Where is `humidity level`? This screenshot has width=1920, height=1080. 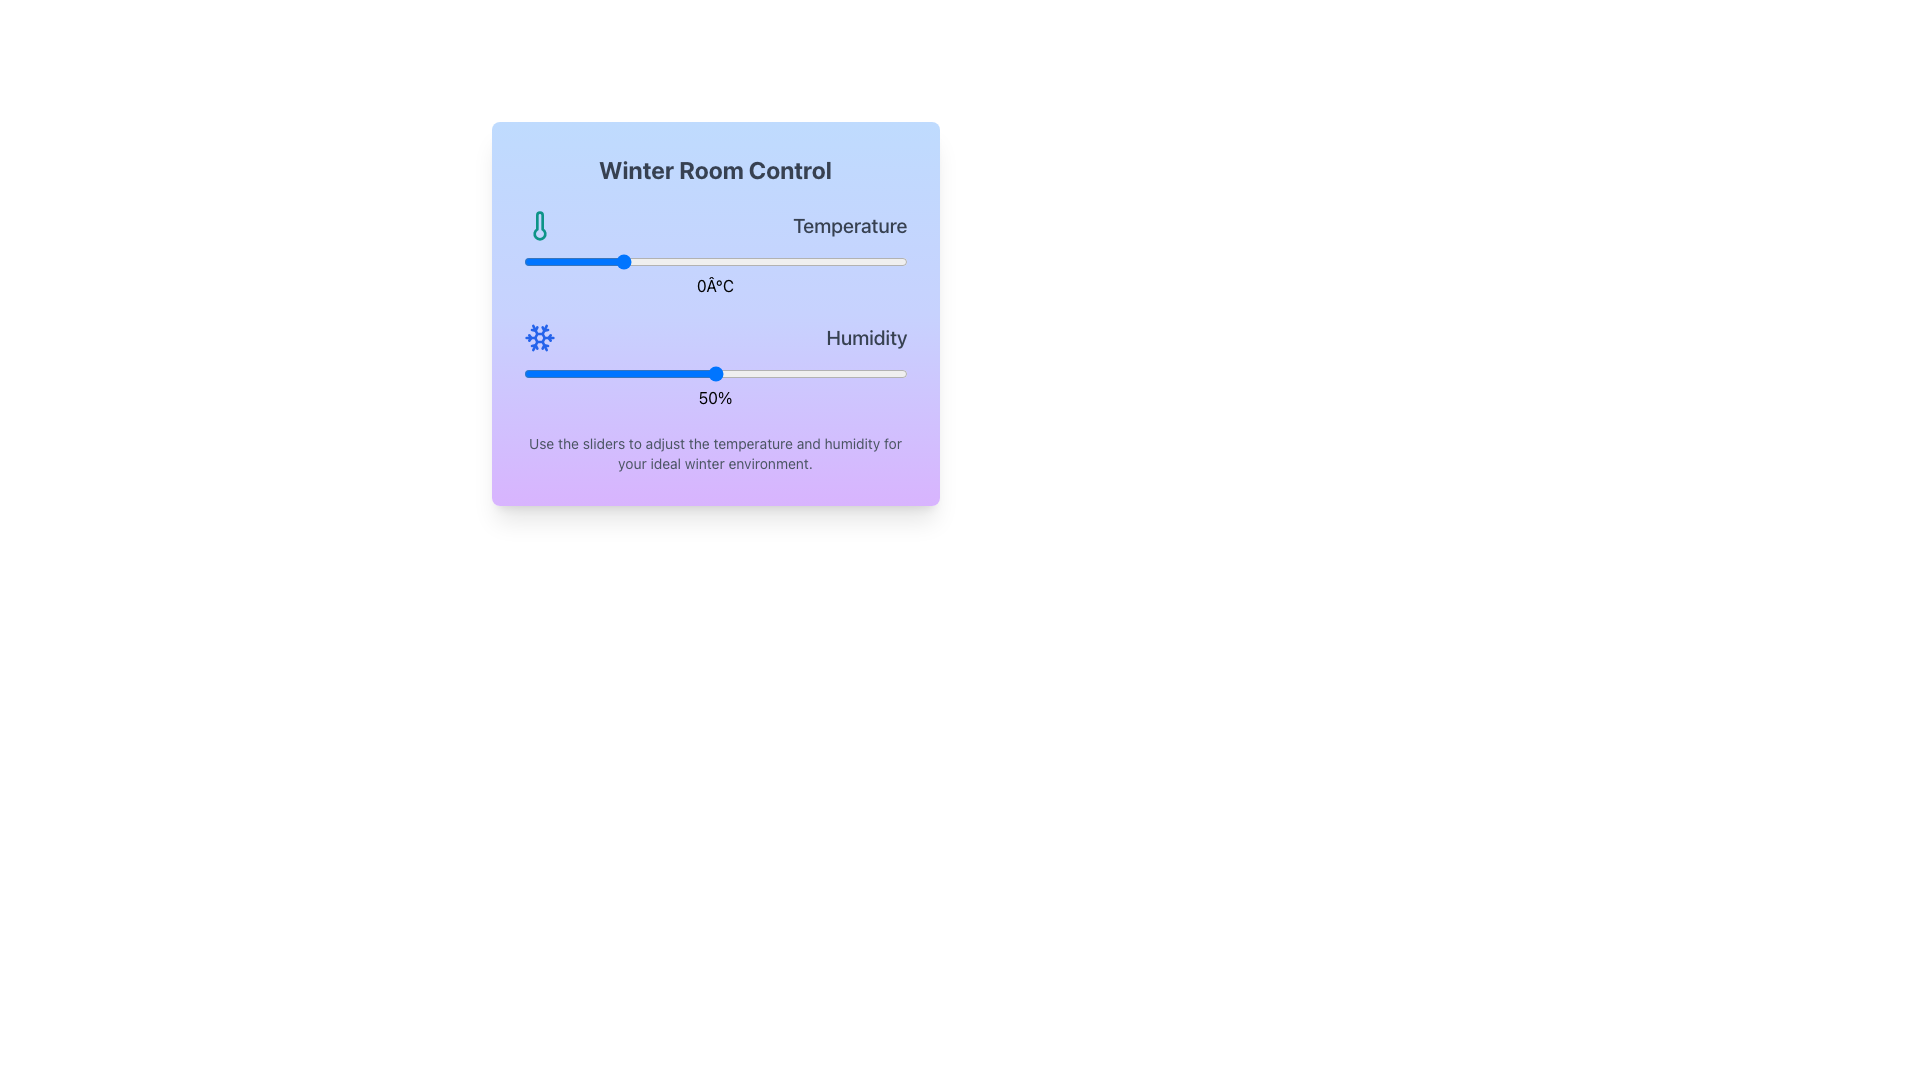
humidity level is located at coordinates (580, 374).